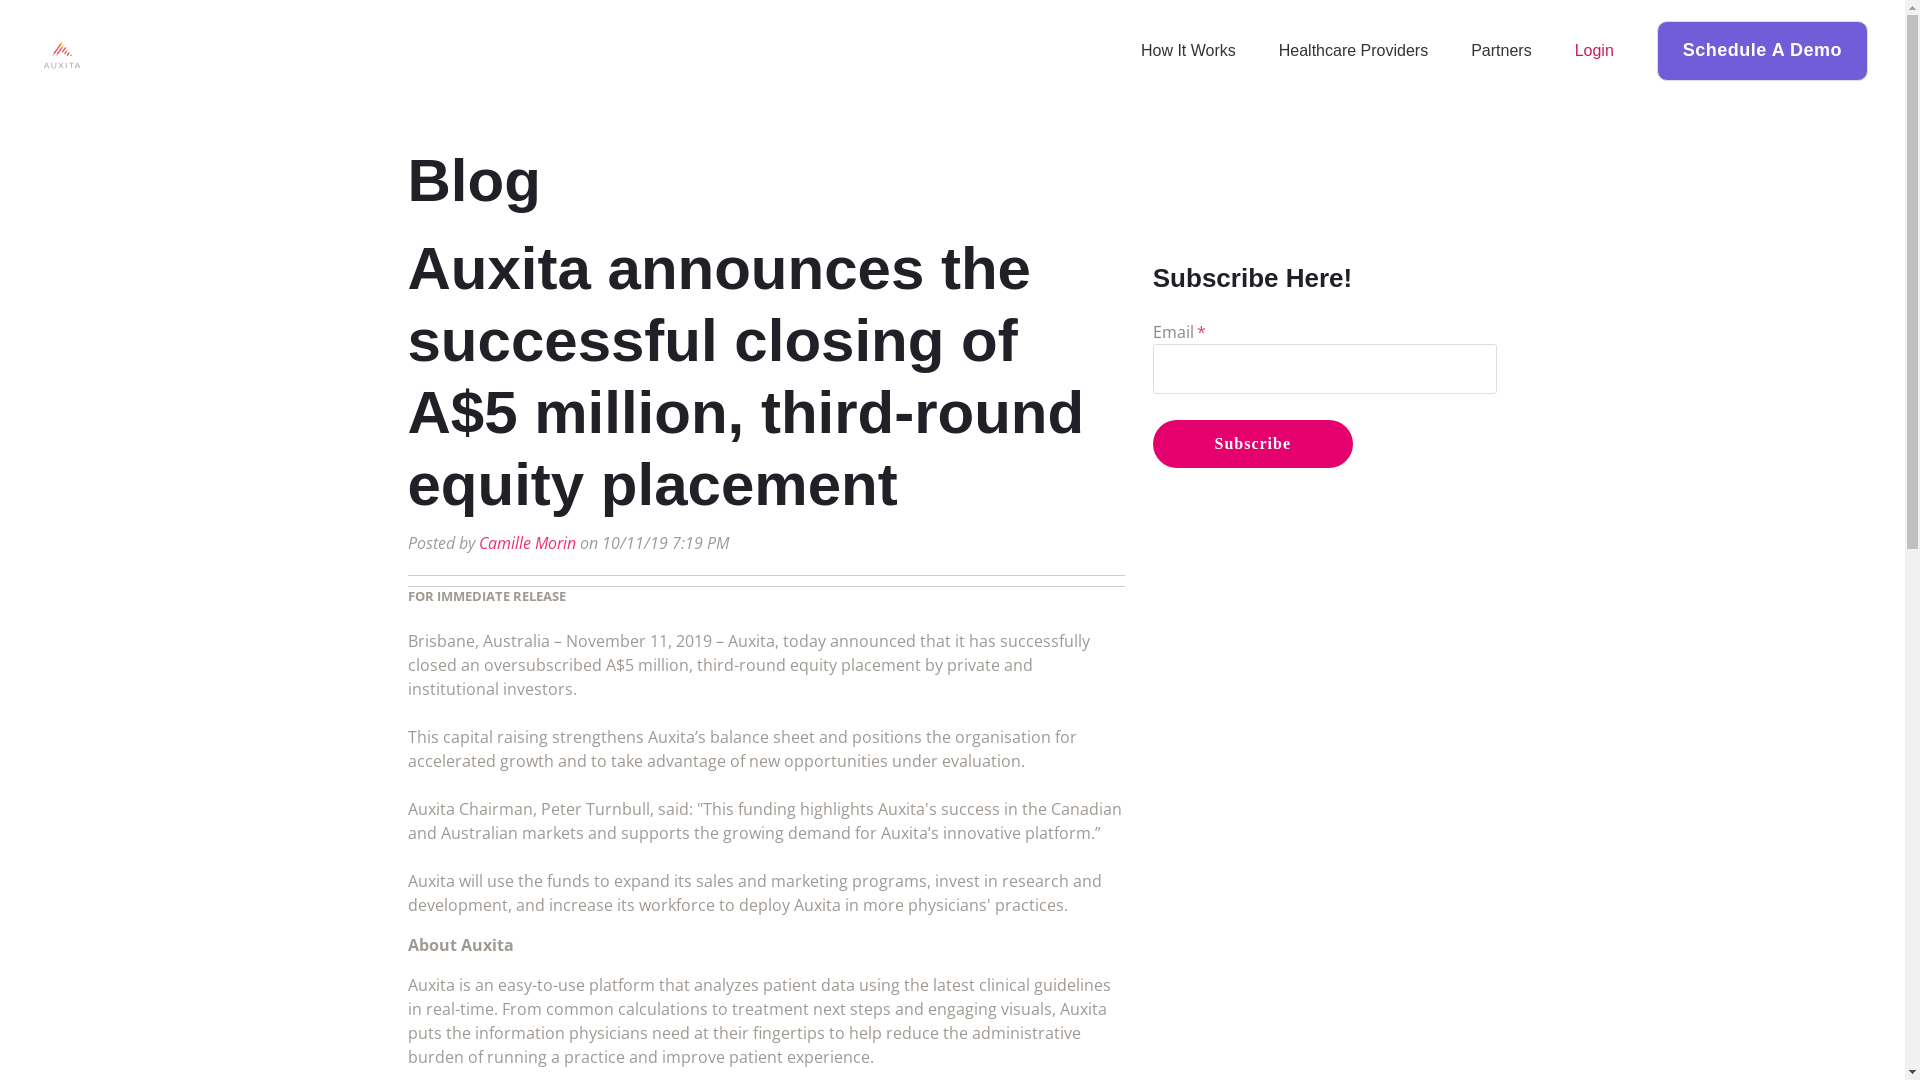  What do you see at coordinates (1501, 49) in the screenshot?
I see `'Partners'` at bounding box center [1501, 49].